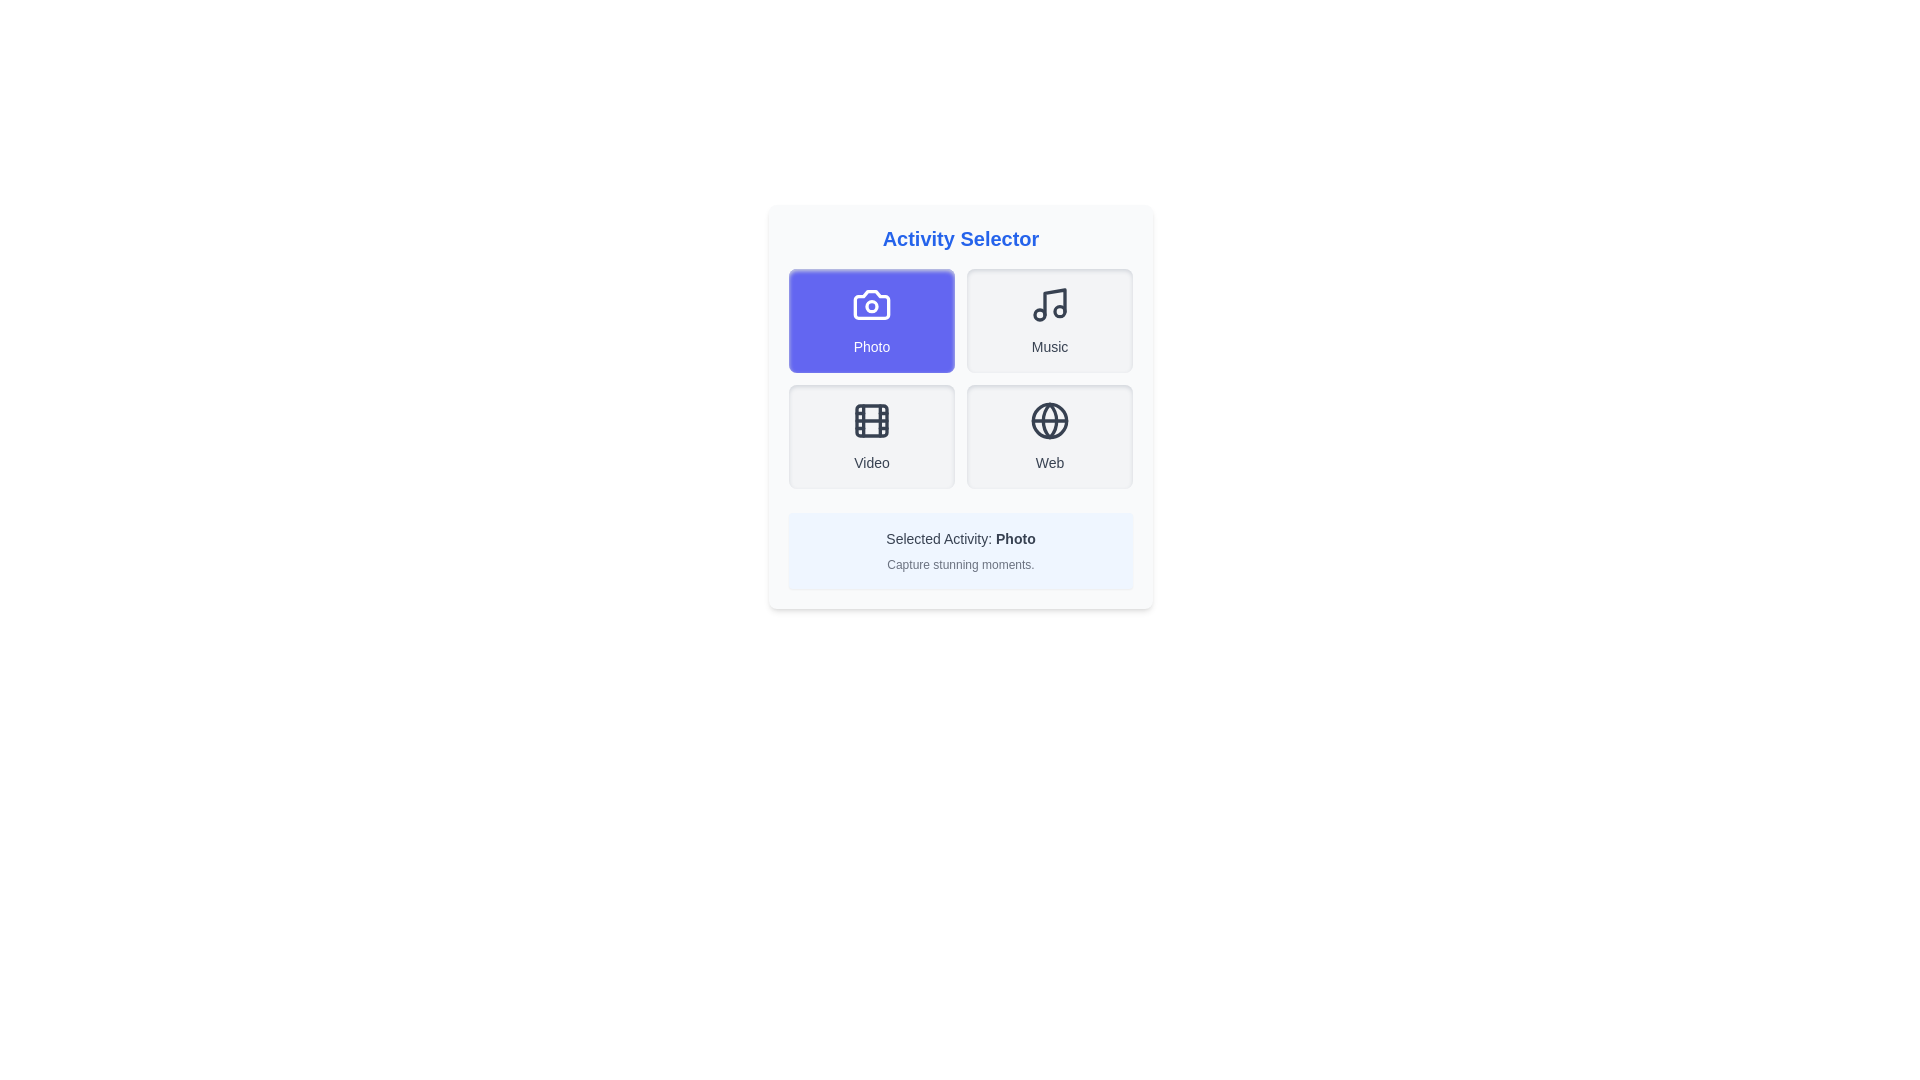 The image size is (1920, 1080). Describe the element at coordinates (872, 419) in the screenshot. I see `the icon representing the 'Video' activity` at that location.